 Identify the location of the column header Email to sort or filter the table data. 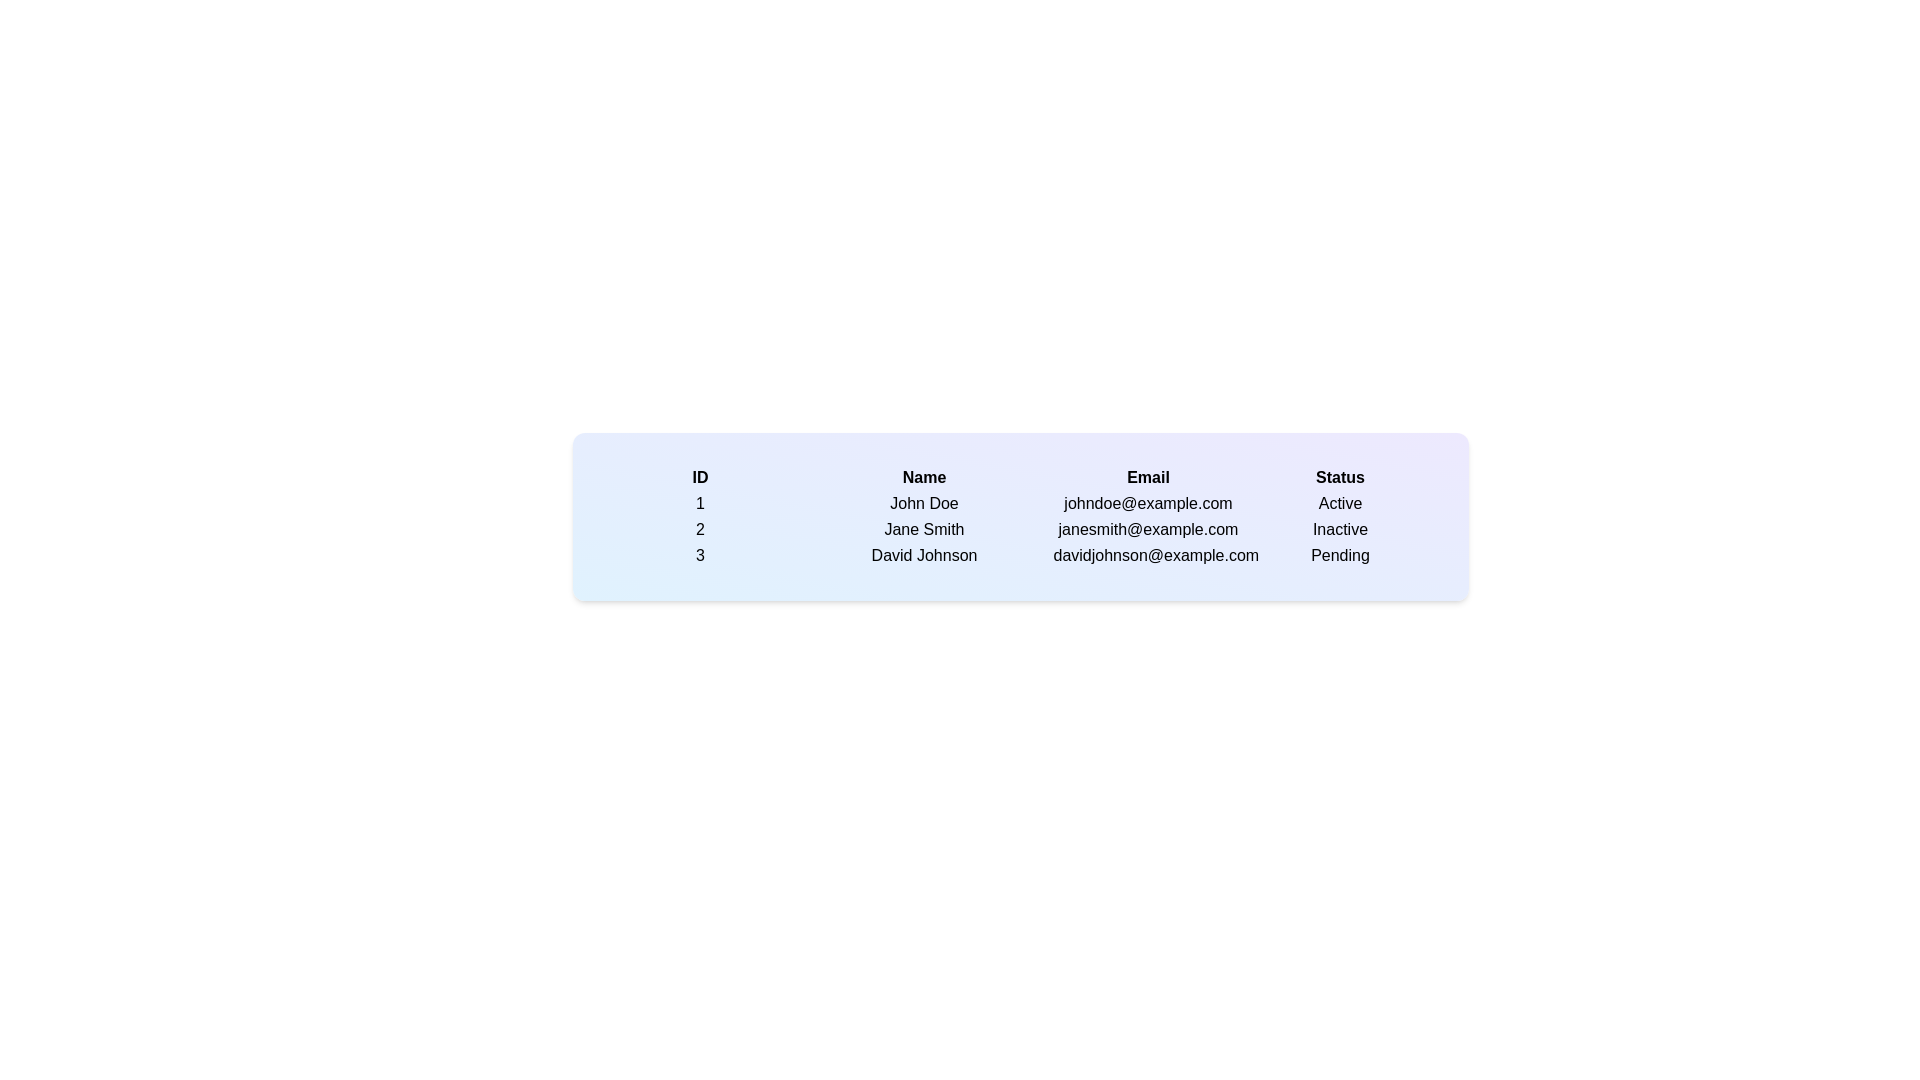
(1148, 478).